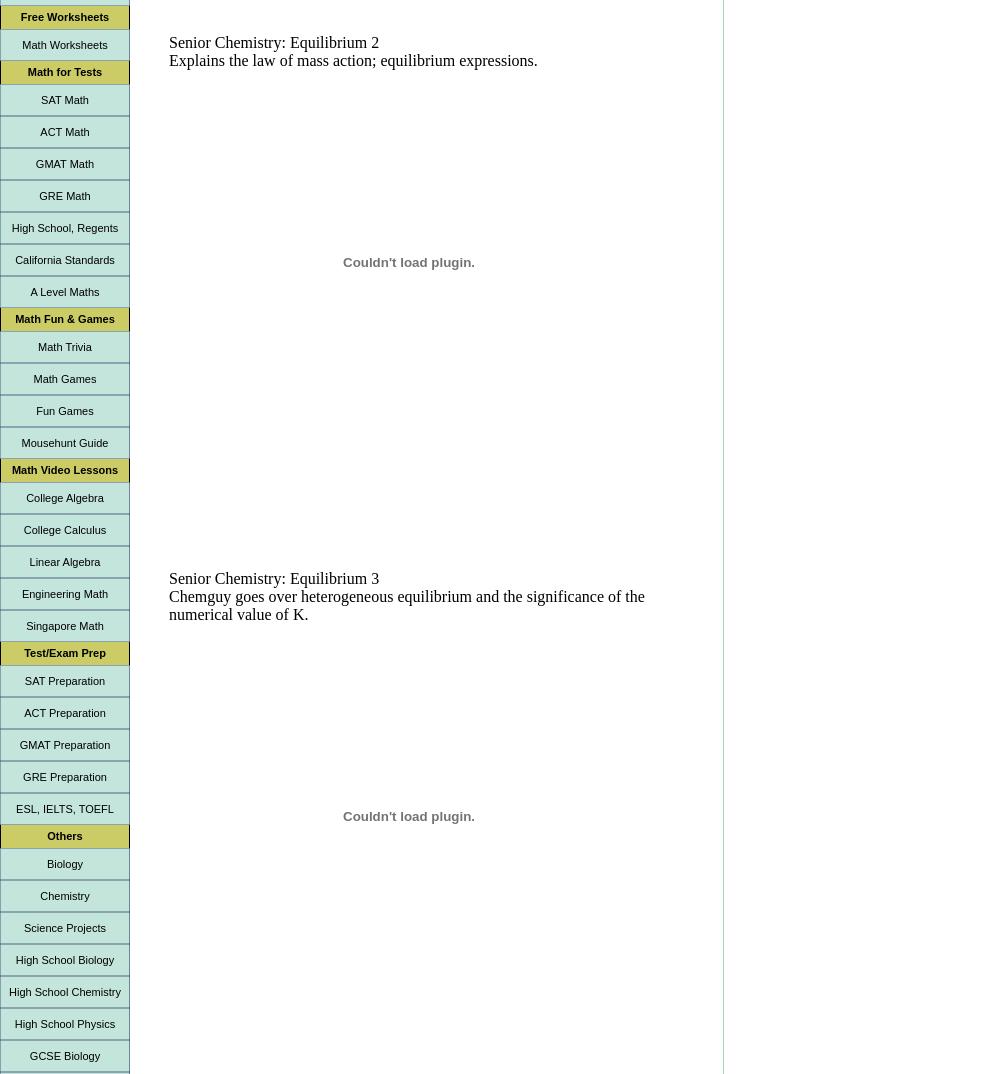 This screenshot has height=1074, width=990. Describe the element at coordinates (64, 379) in the screenshot. I see `'Math Games'` at that location.